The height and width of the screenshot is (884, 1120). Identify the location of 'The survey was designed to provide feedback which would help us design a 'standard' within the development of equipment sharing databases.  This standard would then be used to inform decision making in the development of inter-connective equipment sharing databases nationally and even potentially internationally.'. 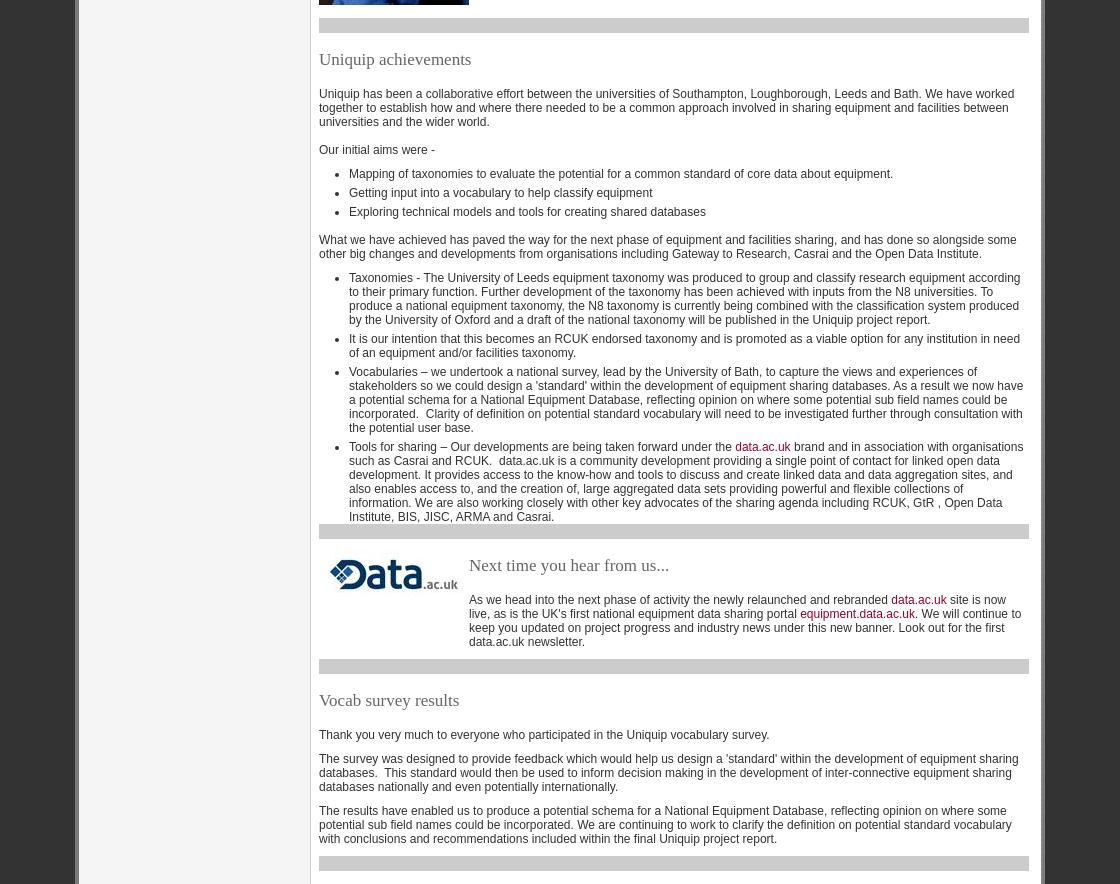
(668, 771).